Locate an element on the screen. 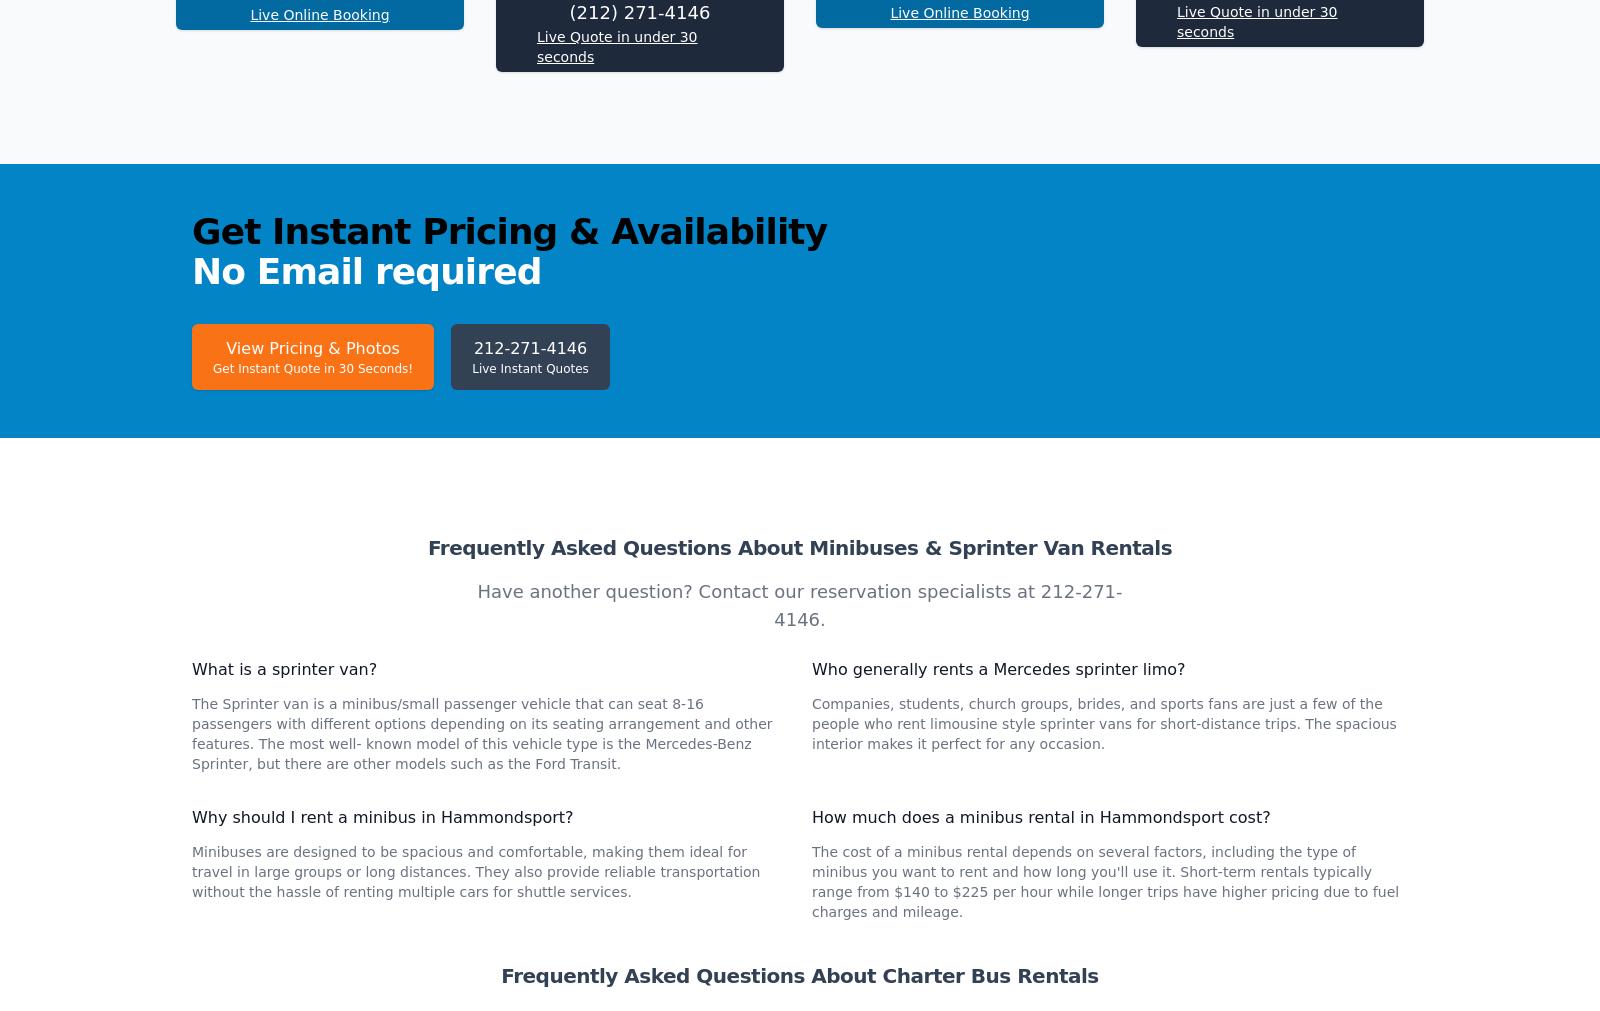  'Get Instant Pricing & Availability' is located at coordinates (508, 496).